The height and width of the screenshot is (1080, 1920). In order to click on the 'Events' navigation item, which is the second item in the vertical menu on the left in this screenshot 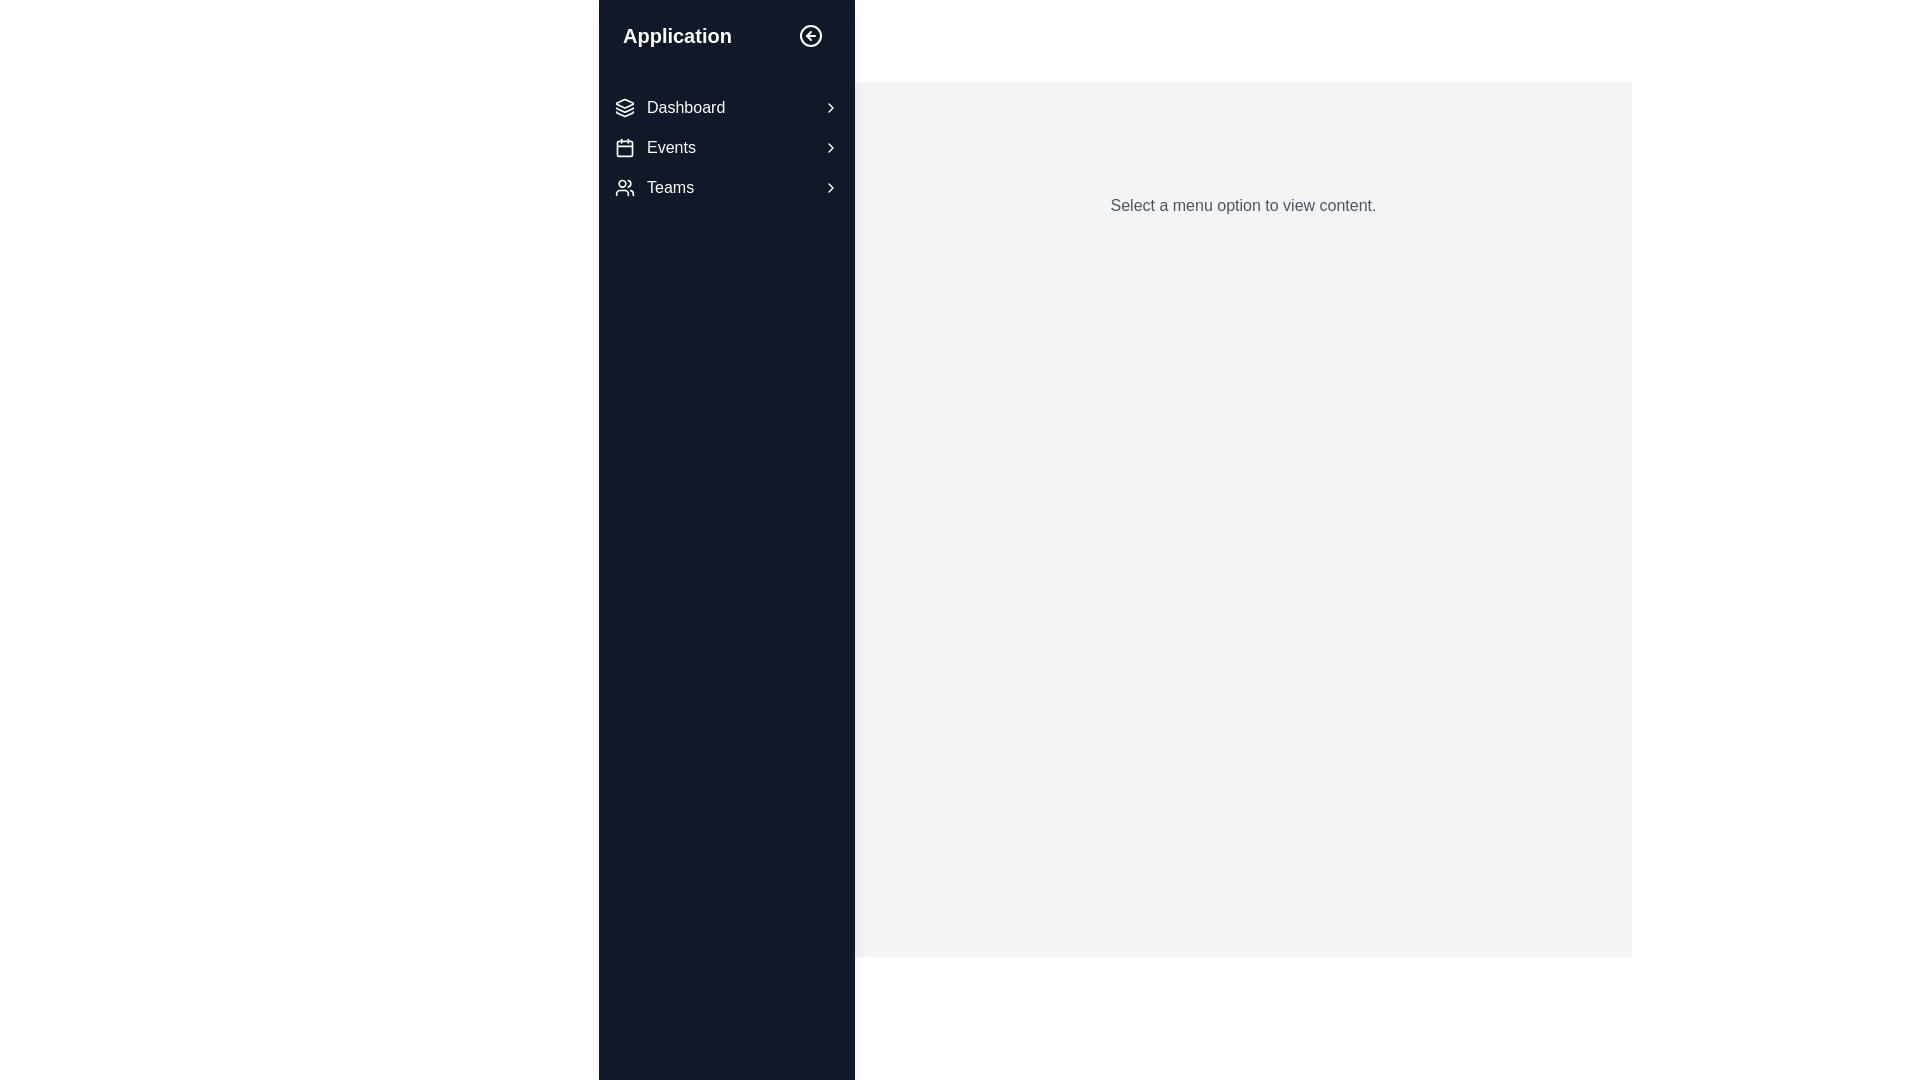, I will do `click(655, 146)`.